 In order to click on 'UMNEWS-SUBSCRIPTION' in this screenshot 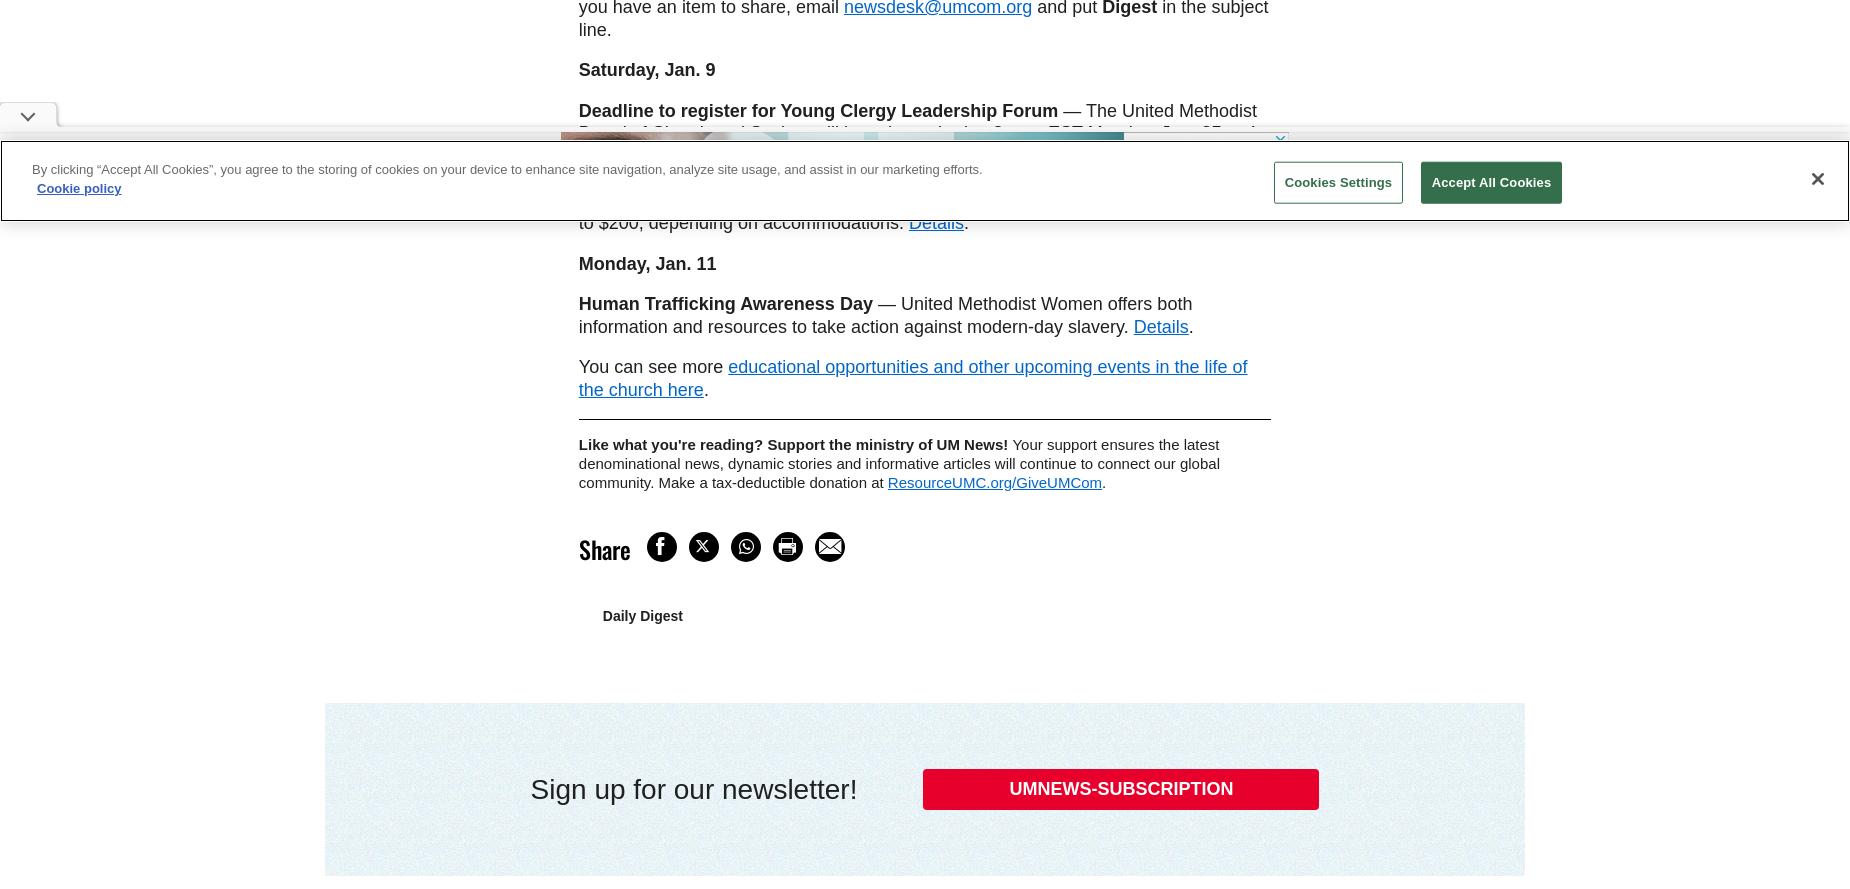, I will do `click(1119, 788)`.